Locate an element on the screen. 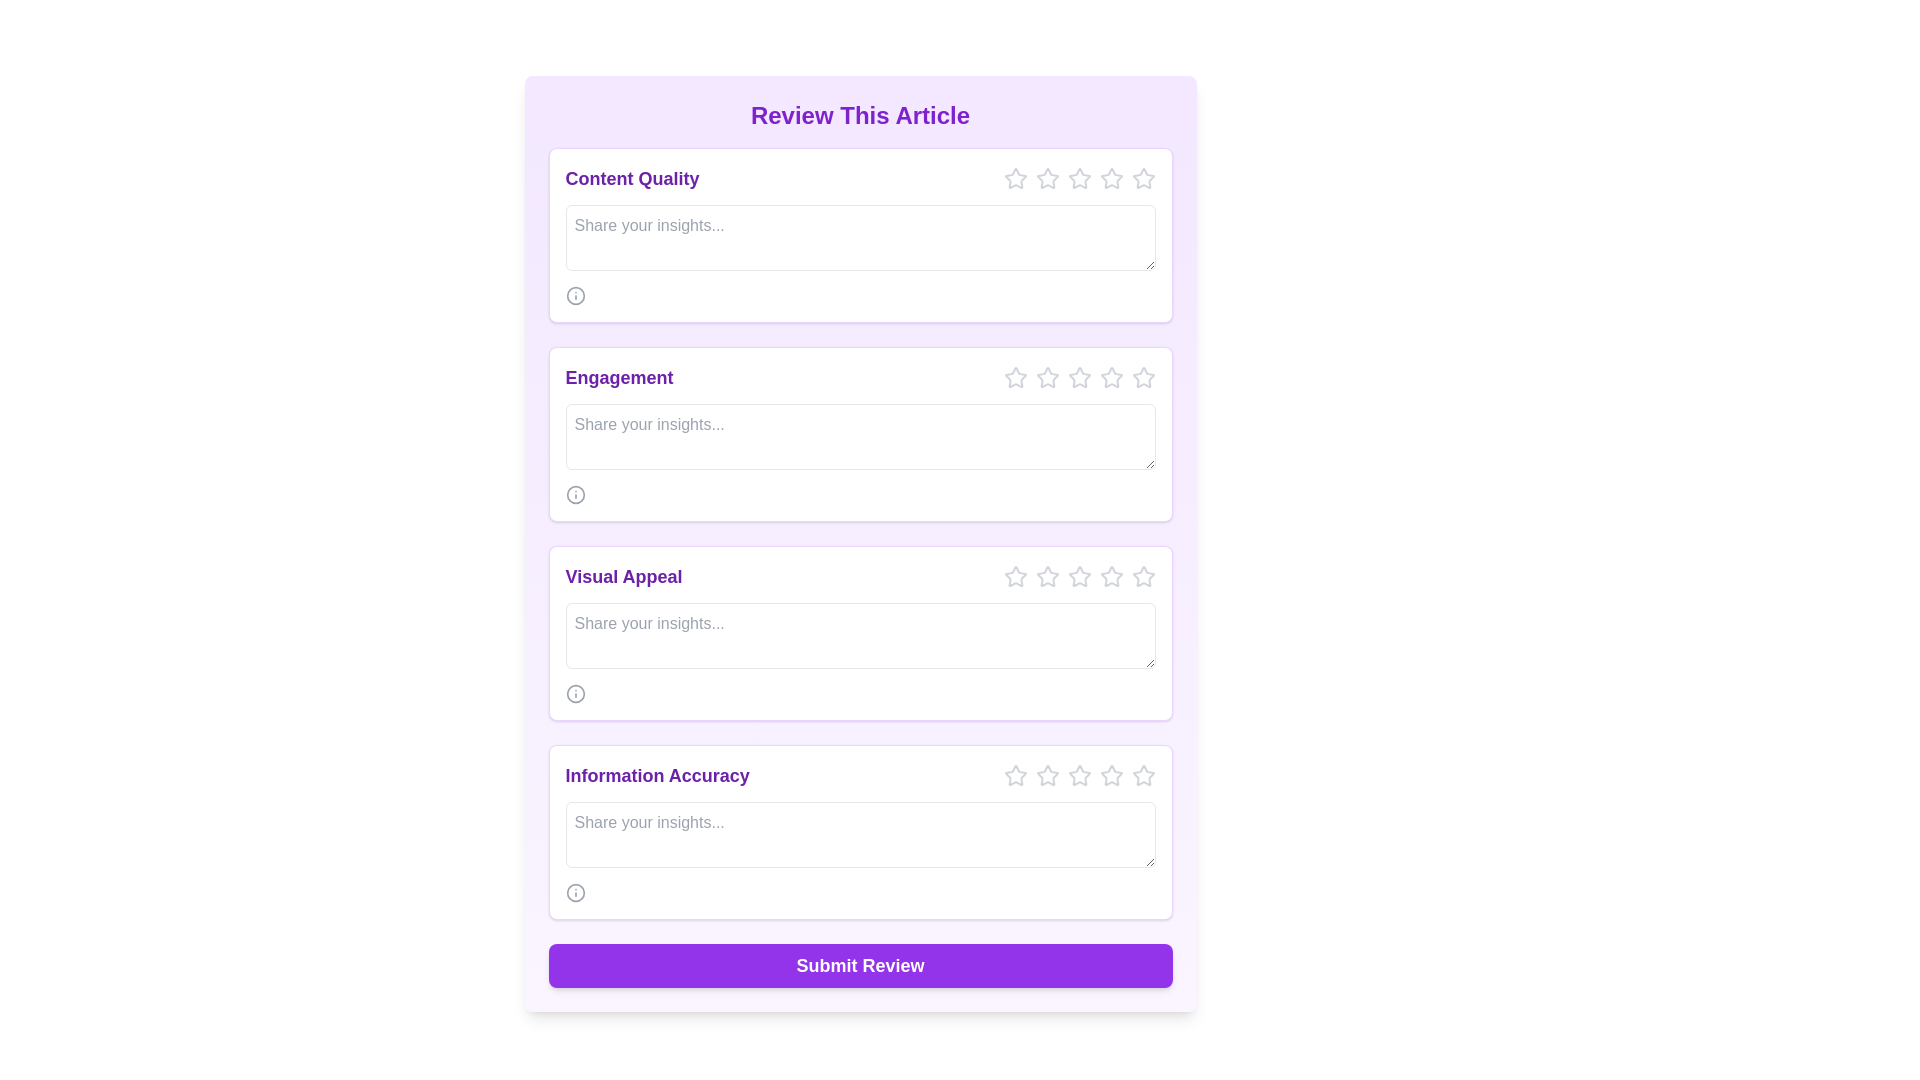  the small circular 'info' icon located in the bottom-right corner of the 'Information Accuracy' section to reveal the tooltip is located at coordinates (574, 892).